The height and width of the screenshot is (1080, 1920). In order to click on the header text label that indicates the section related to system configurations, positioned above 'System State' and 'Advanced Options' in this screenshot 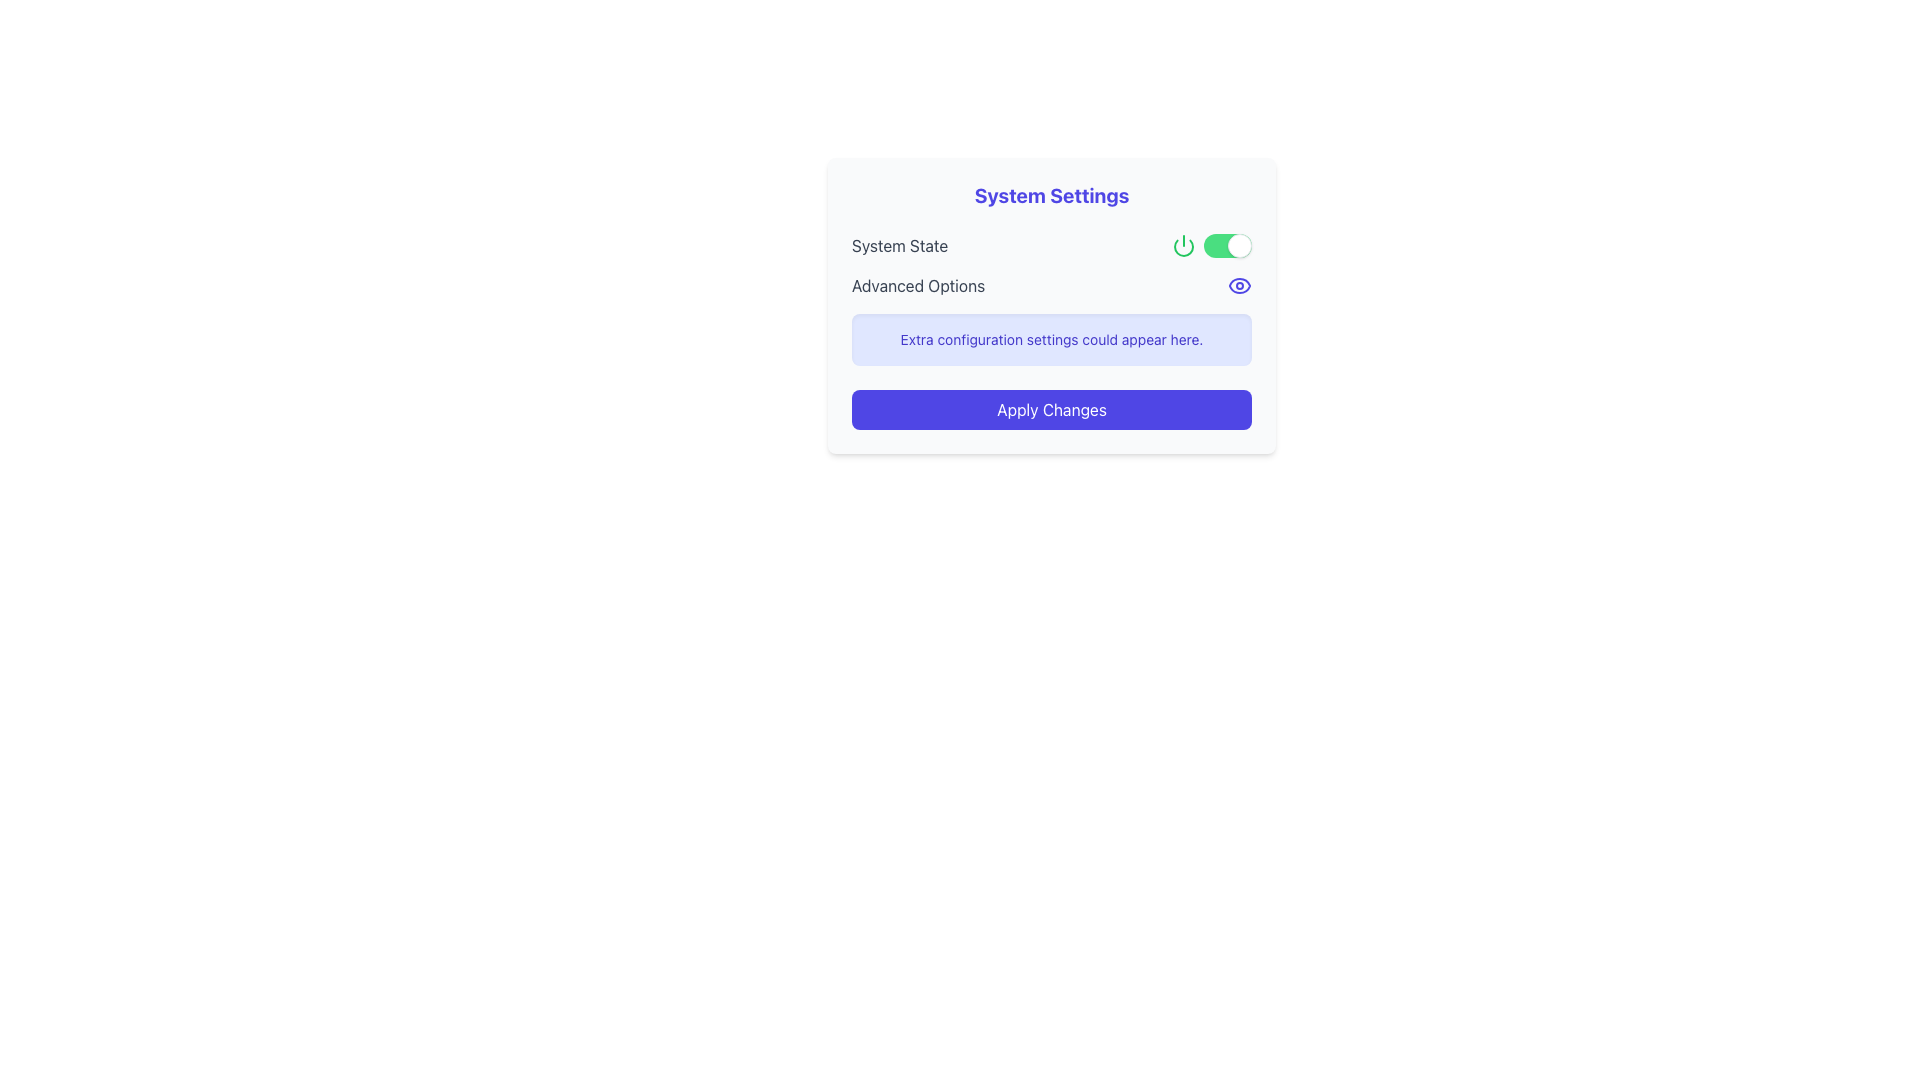, I will do `click(1050, 196)`.